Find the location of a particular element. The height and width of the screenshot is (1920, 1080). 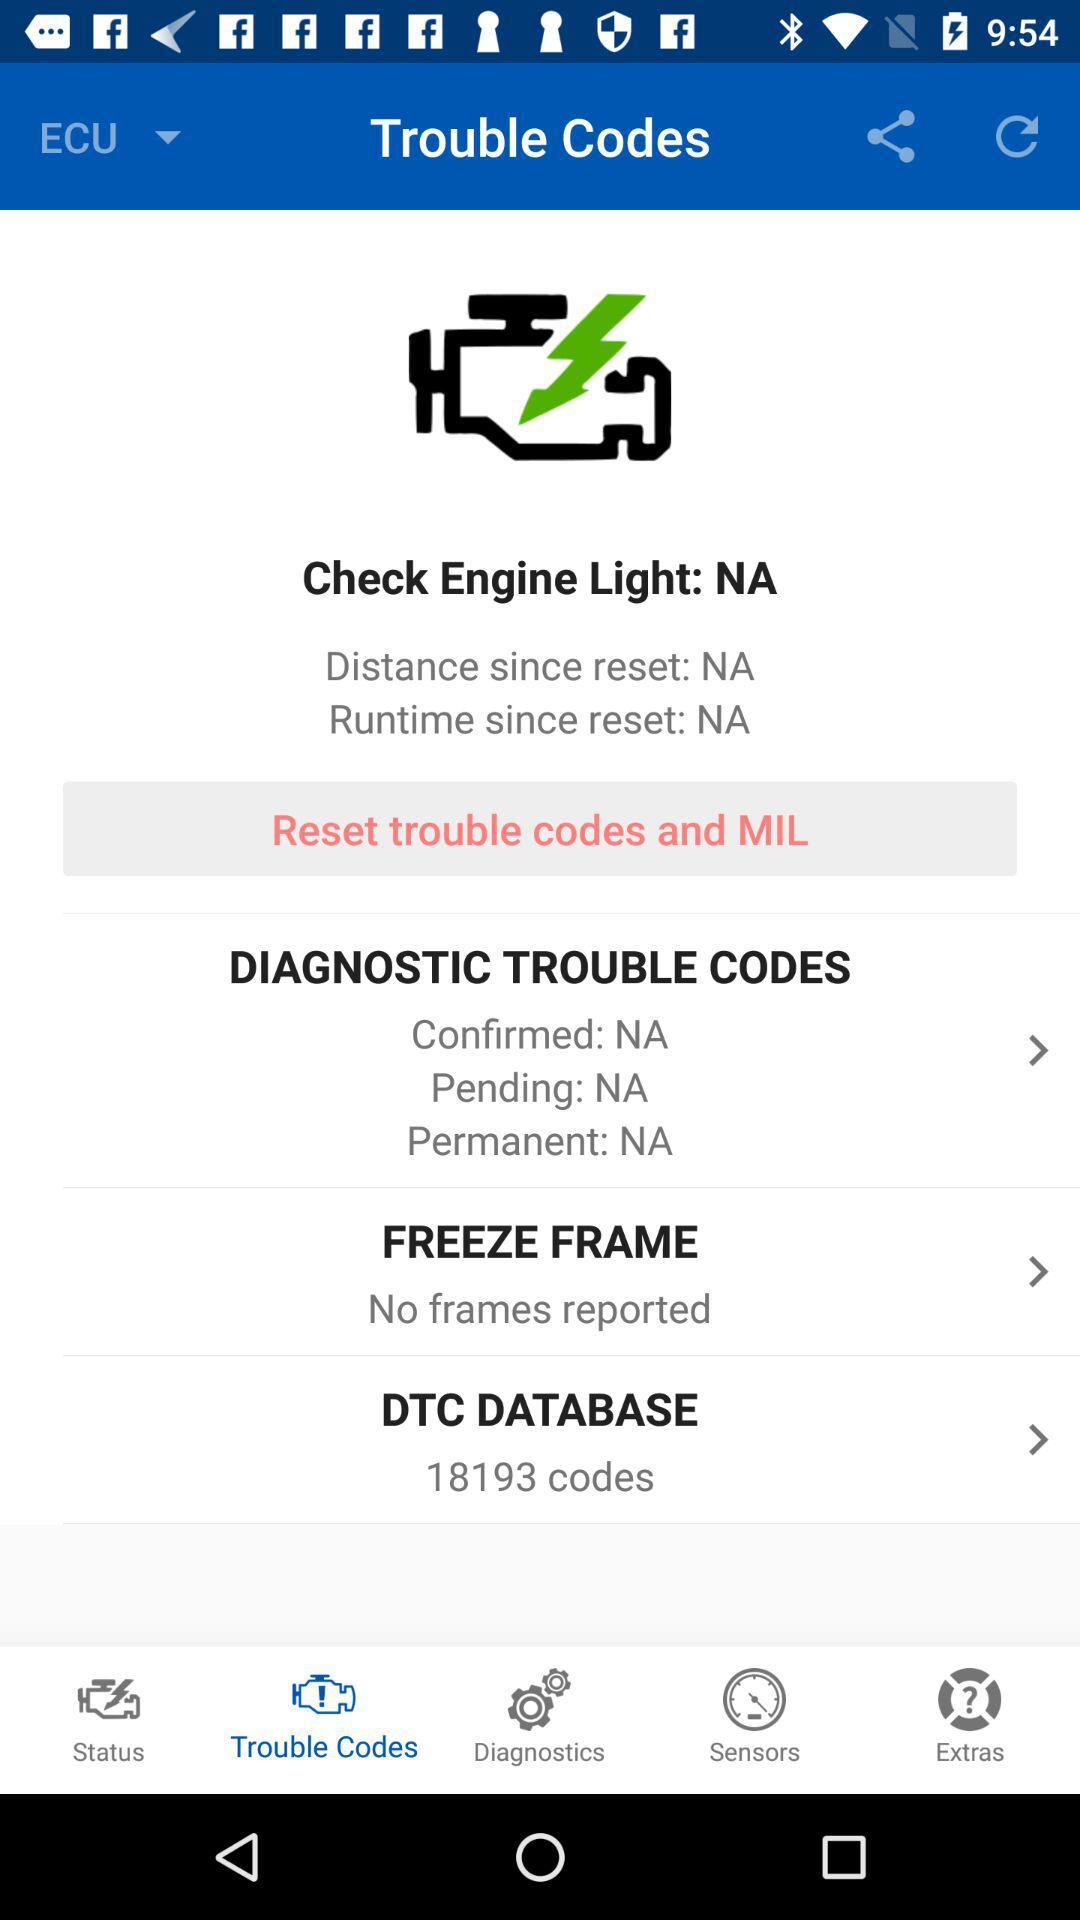

the ecu icon is located at coordinates (115, 135).